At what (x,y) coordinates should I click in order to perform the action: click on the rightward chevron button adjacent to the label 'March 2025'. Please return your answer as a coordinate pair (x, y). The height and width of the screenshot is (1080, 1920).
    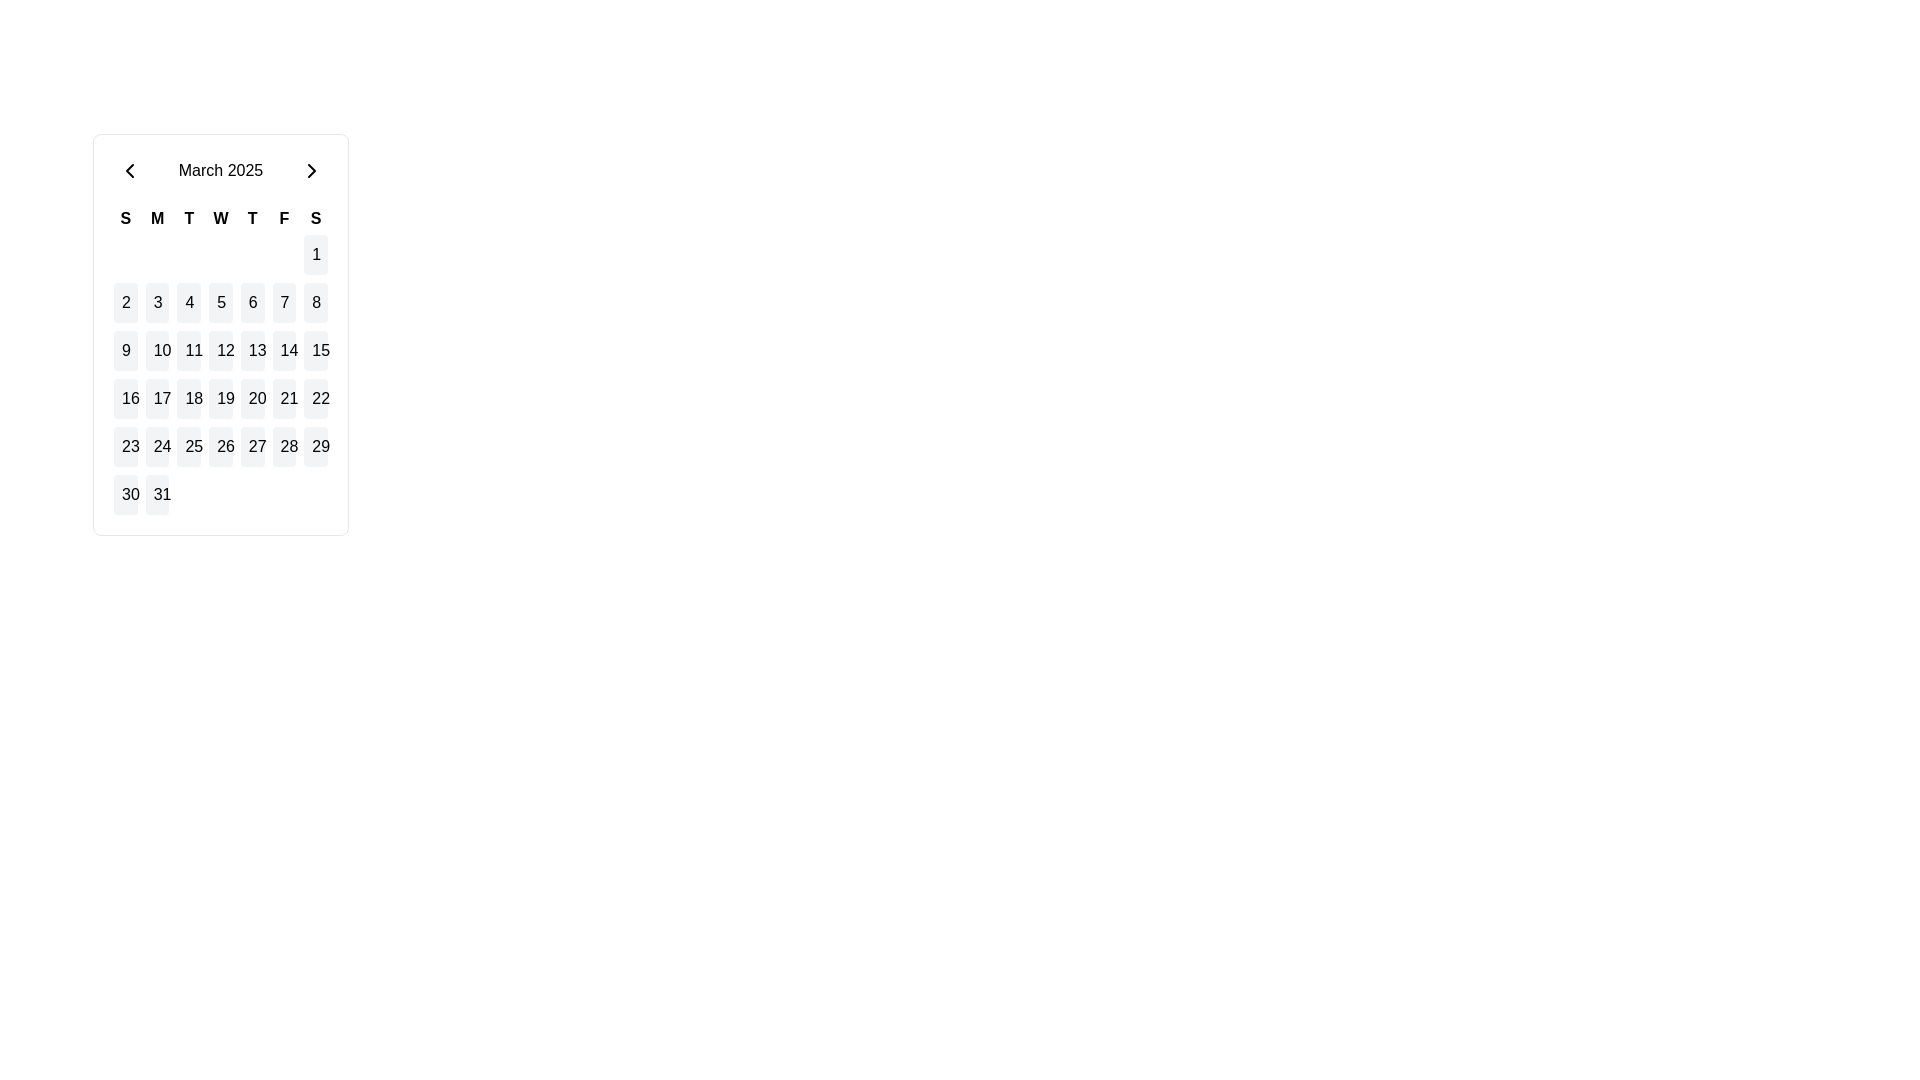
    Looking at the image, I should click on (311, 169).